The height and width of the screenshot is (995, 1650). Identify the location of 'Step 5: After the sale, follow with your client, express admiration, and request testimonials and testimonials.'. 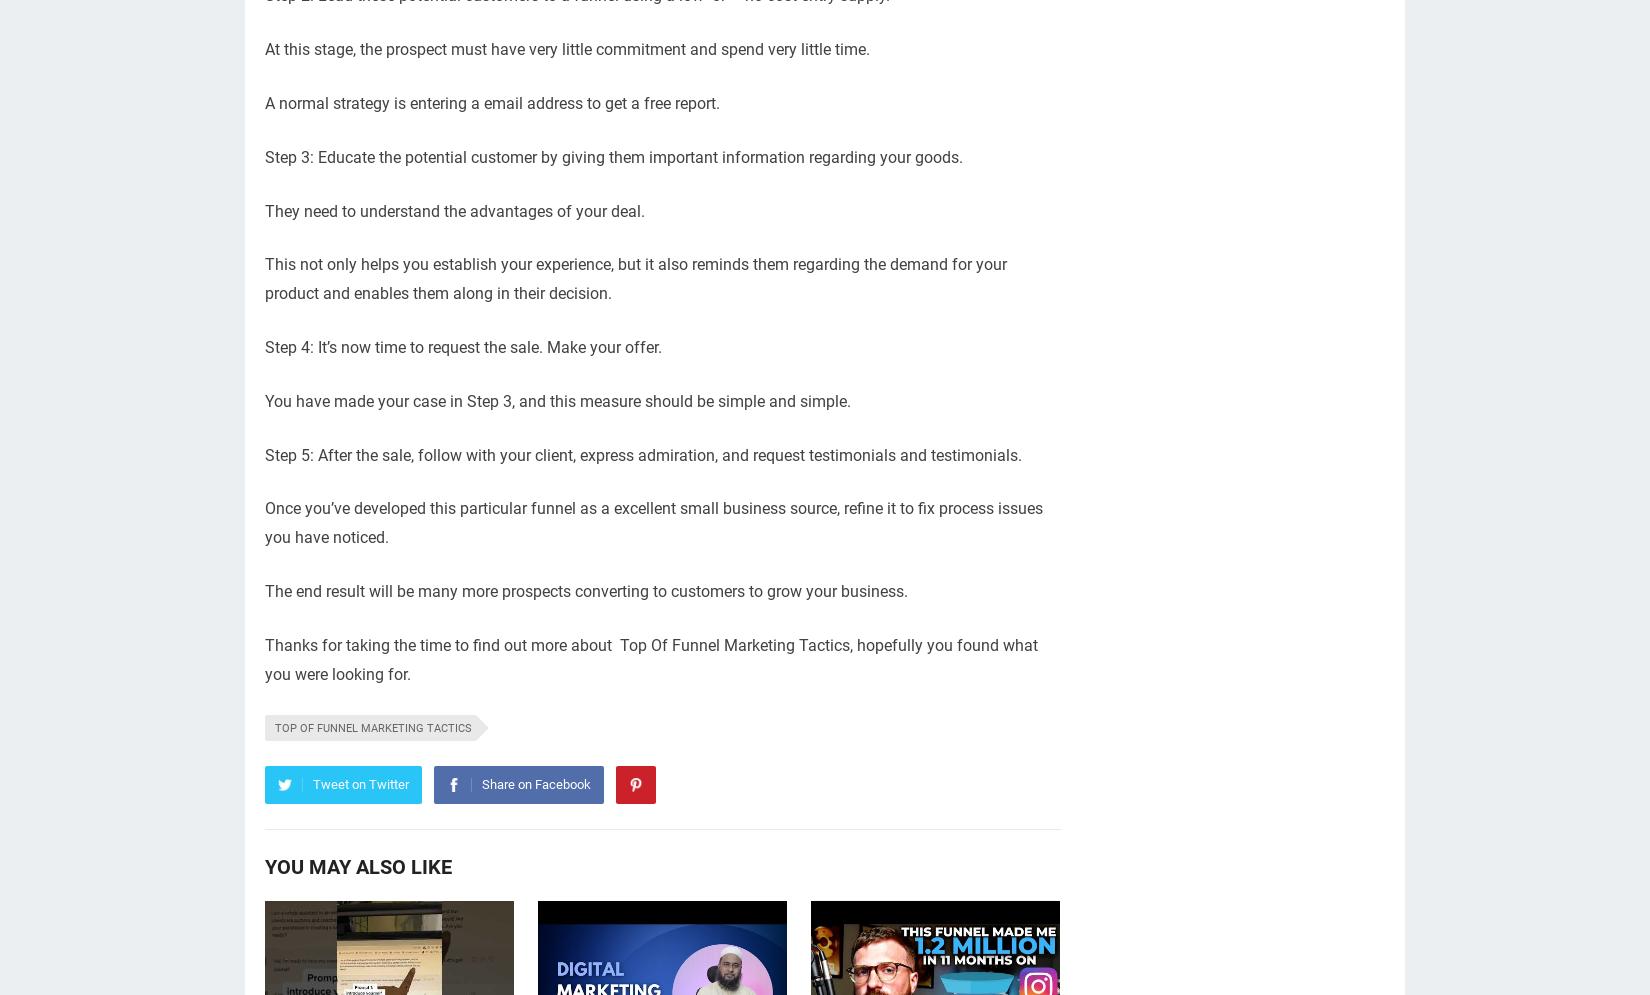
(642, 453).